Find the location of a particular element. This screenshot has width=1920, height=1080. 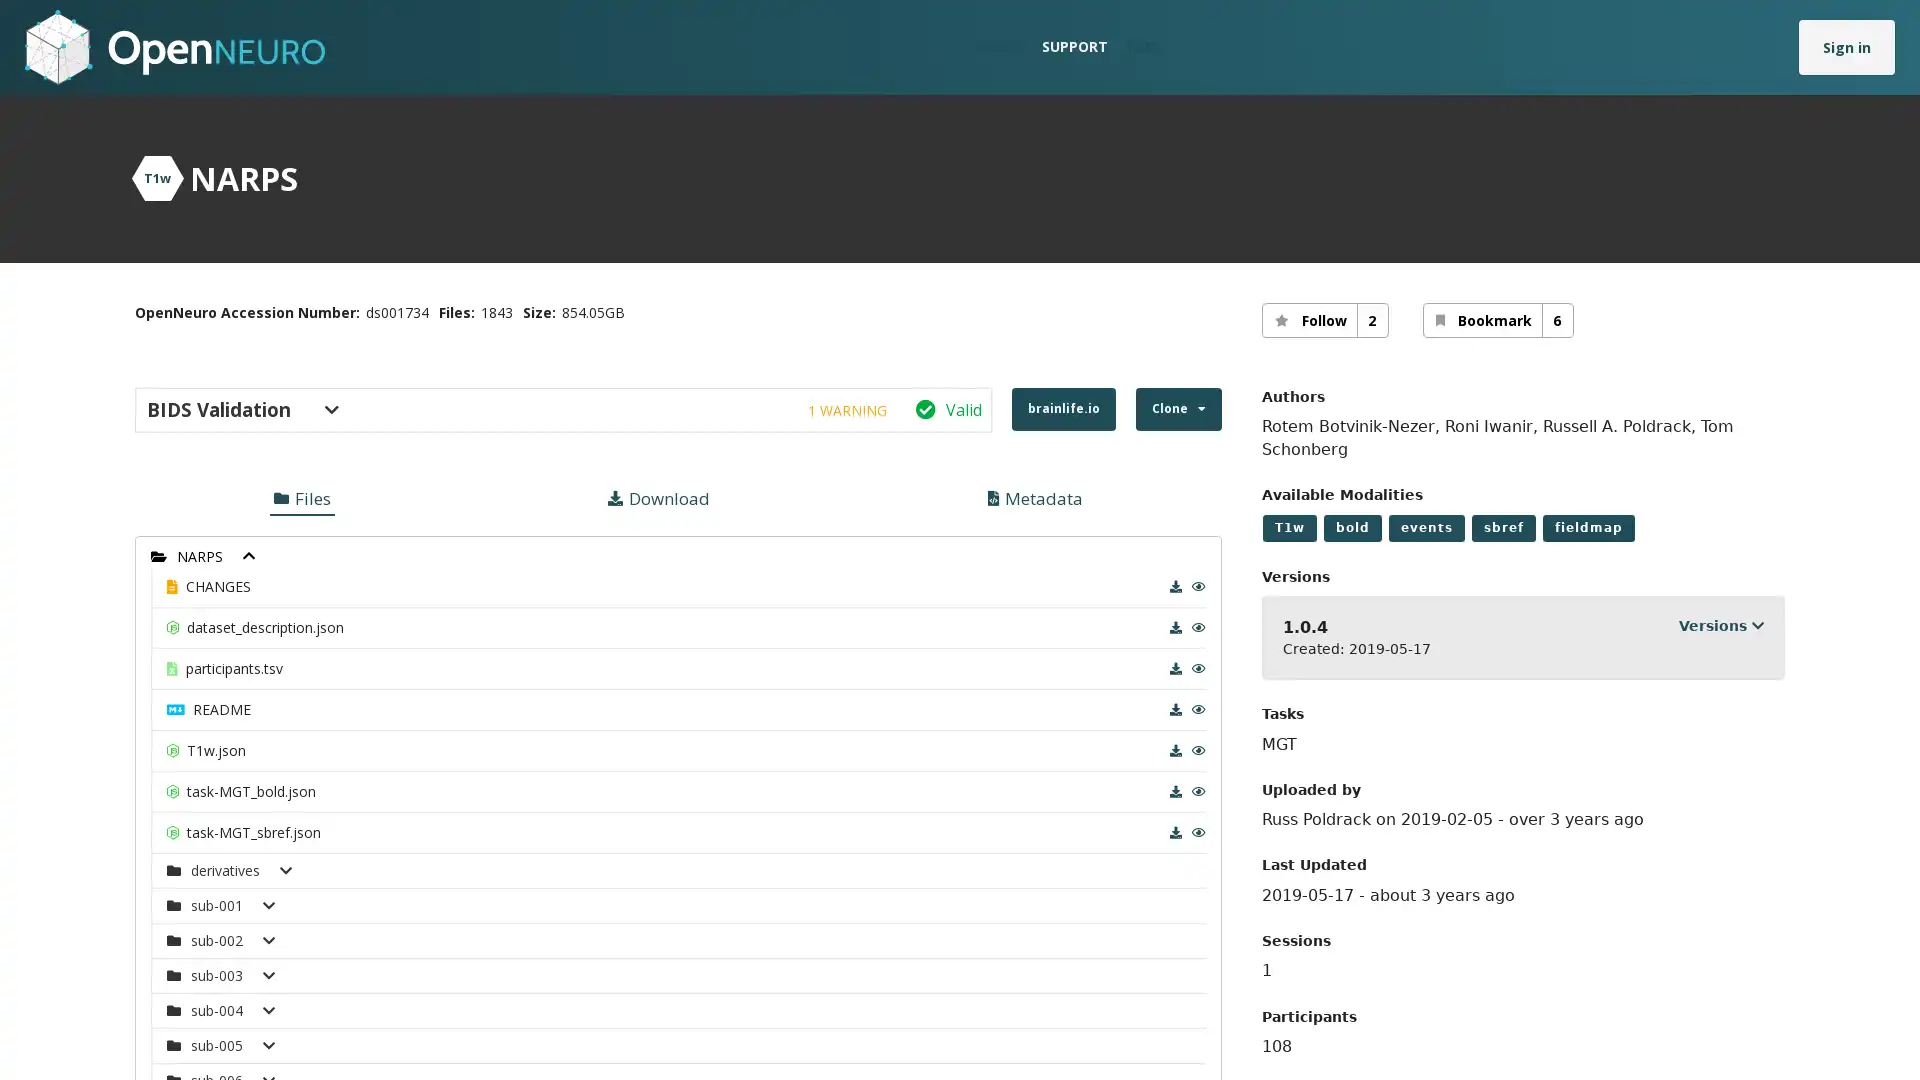

copy git hash is located at coordinates (845, 579).